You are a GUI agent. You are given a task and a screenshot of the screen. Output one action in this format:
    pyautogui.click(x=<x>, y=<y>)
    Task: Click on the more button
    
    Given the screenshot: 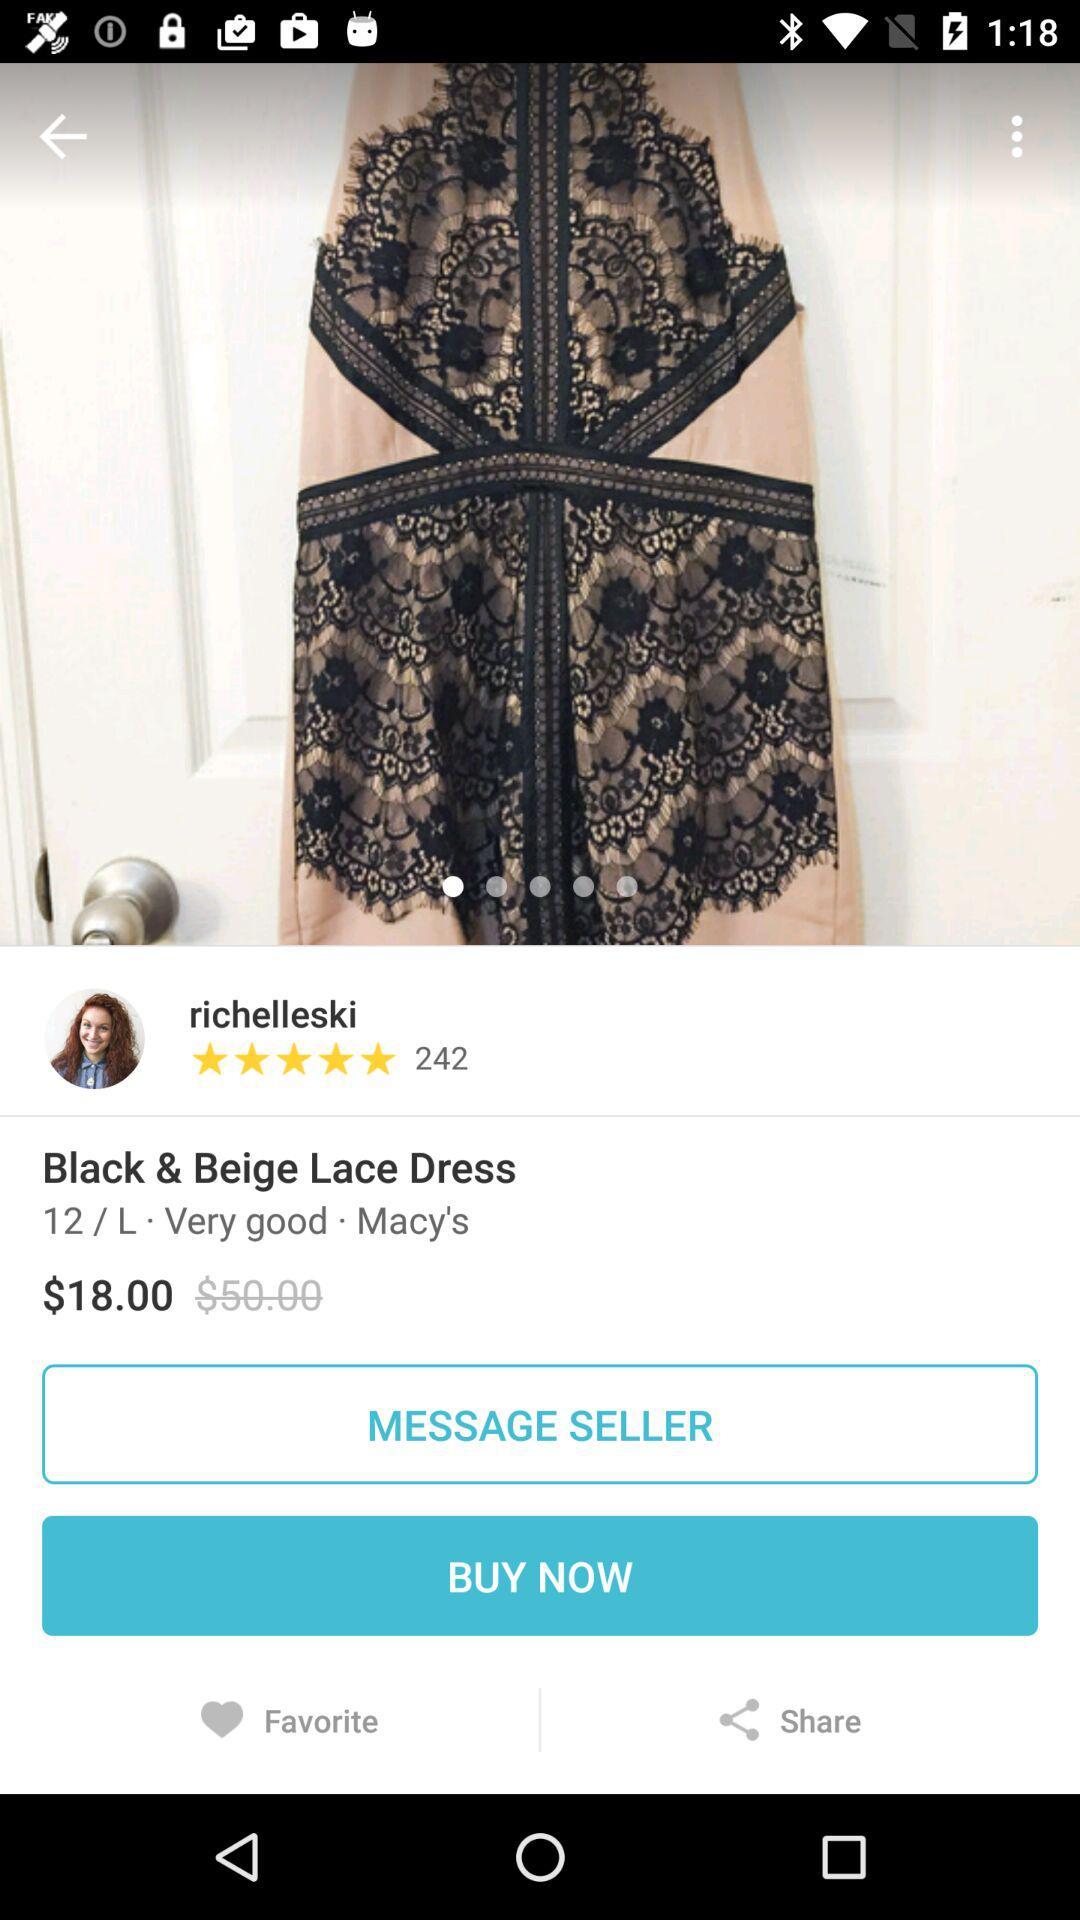 What is the action you would take?
    pyautogui.click(x=1017, y=136)
    